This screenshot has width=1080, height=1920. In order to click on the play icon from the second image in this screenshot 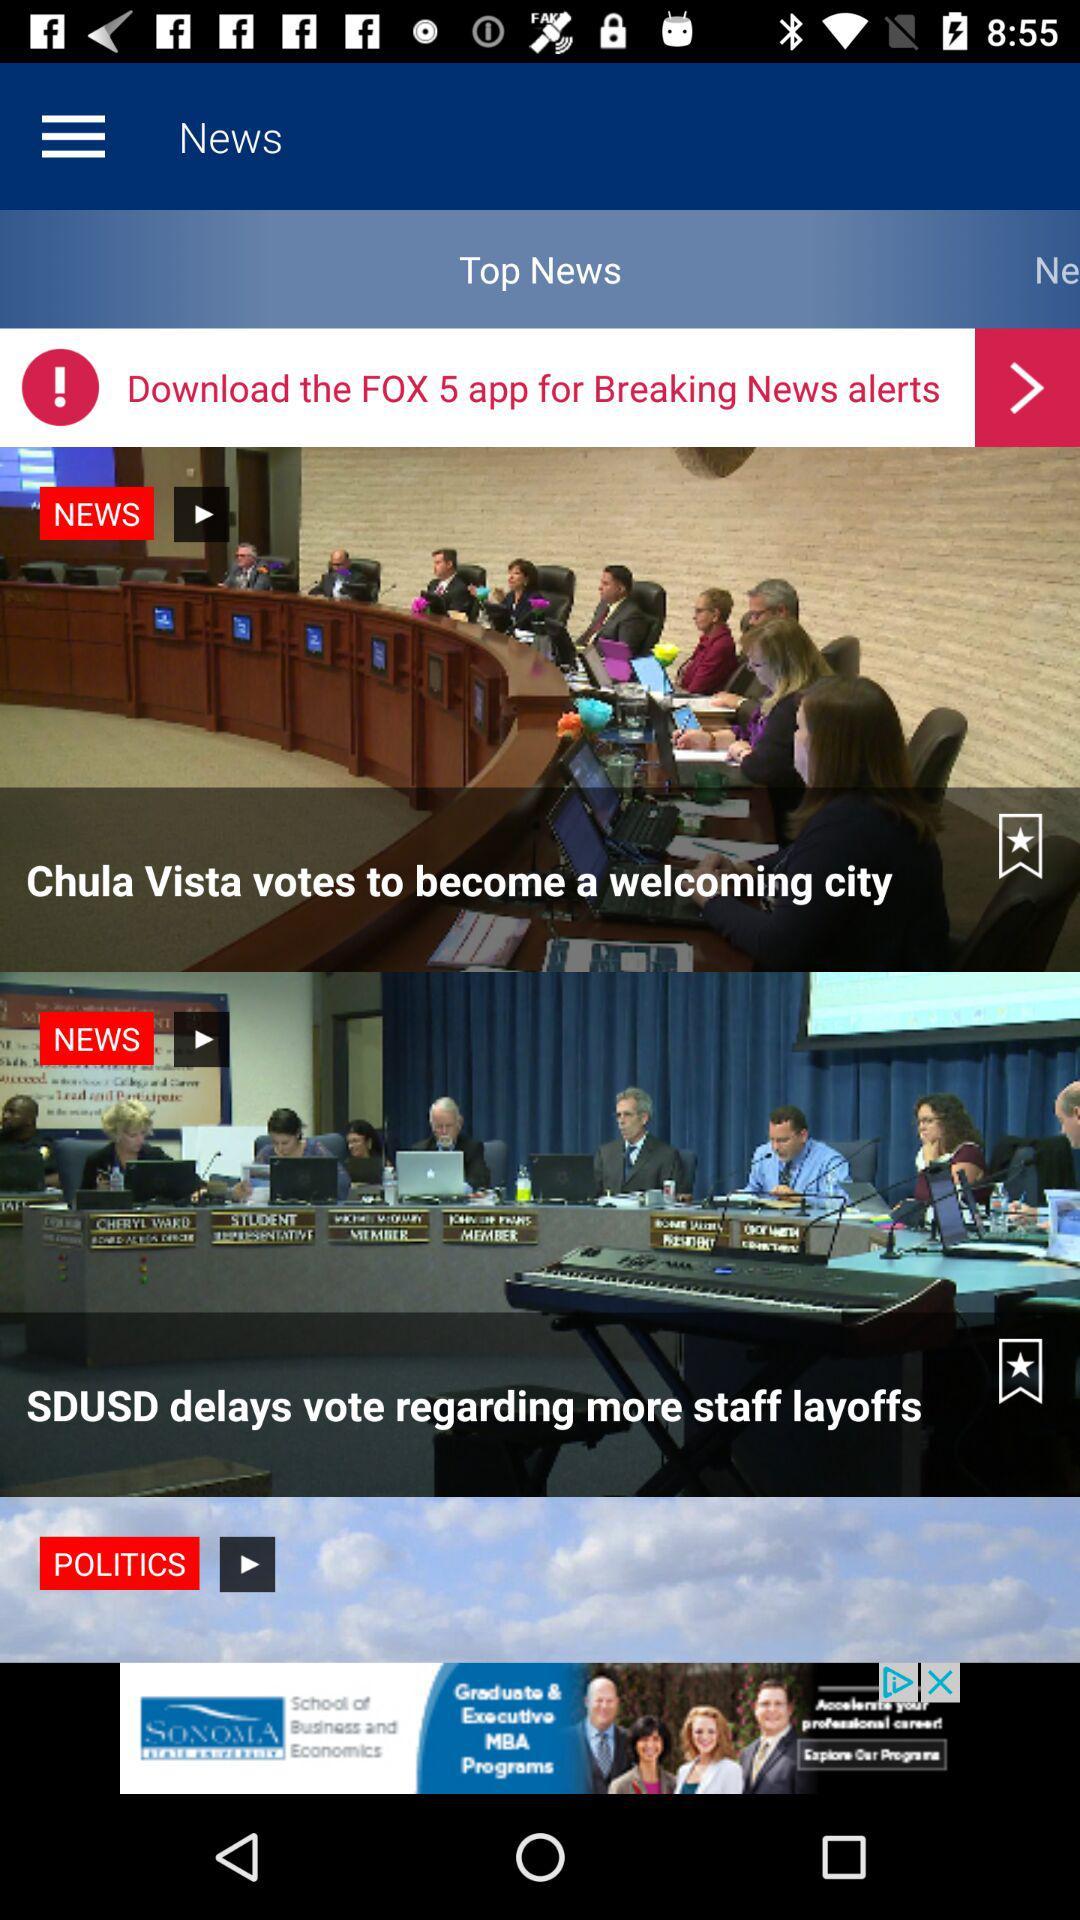, I will do `click(201, 1039)`.